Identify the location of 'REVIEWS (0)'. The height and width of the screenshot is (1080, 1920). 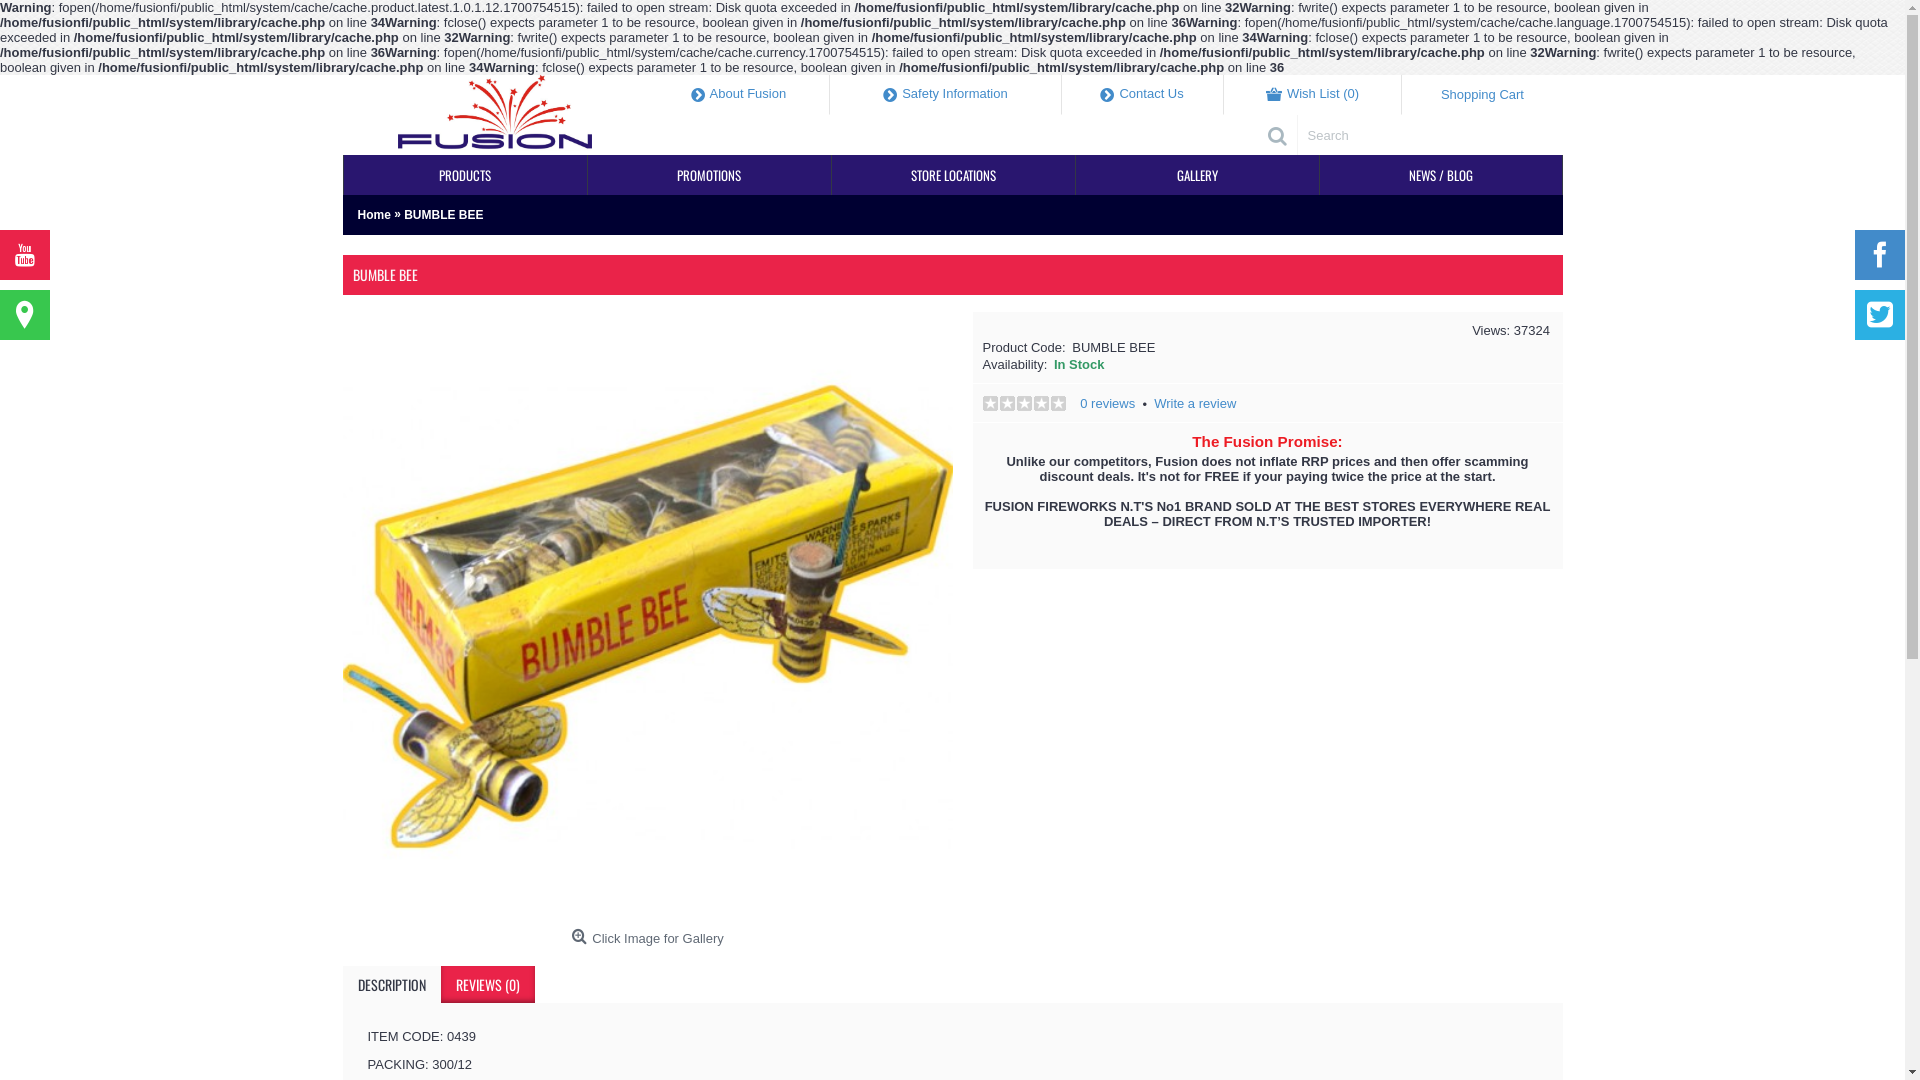
(486, 983).